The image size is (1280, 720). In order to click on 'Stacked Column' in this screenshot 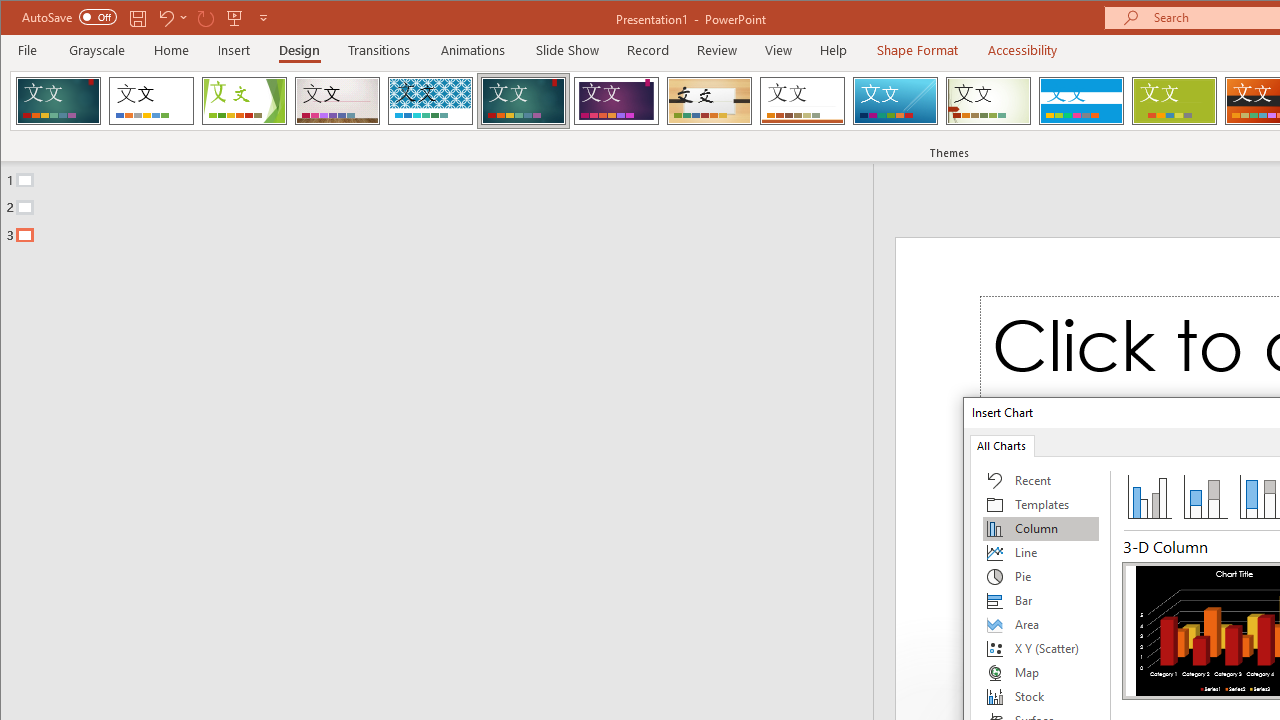, I will do `click(1204, 495)`.